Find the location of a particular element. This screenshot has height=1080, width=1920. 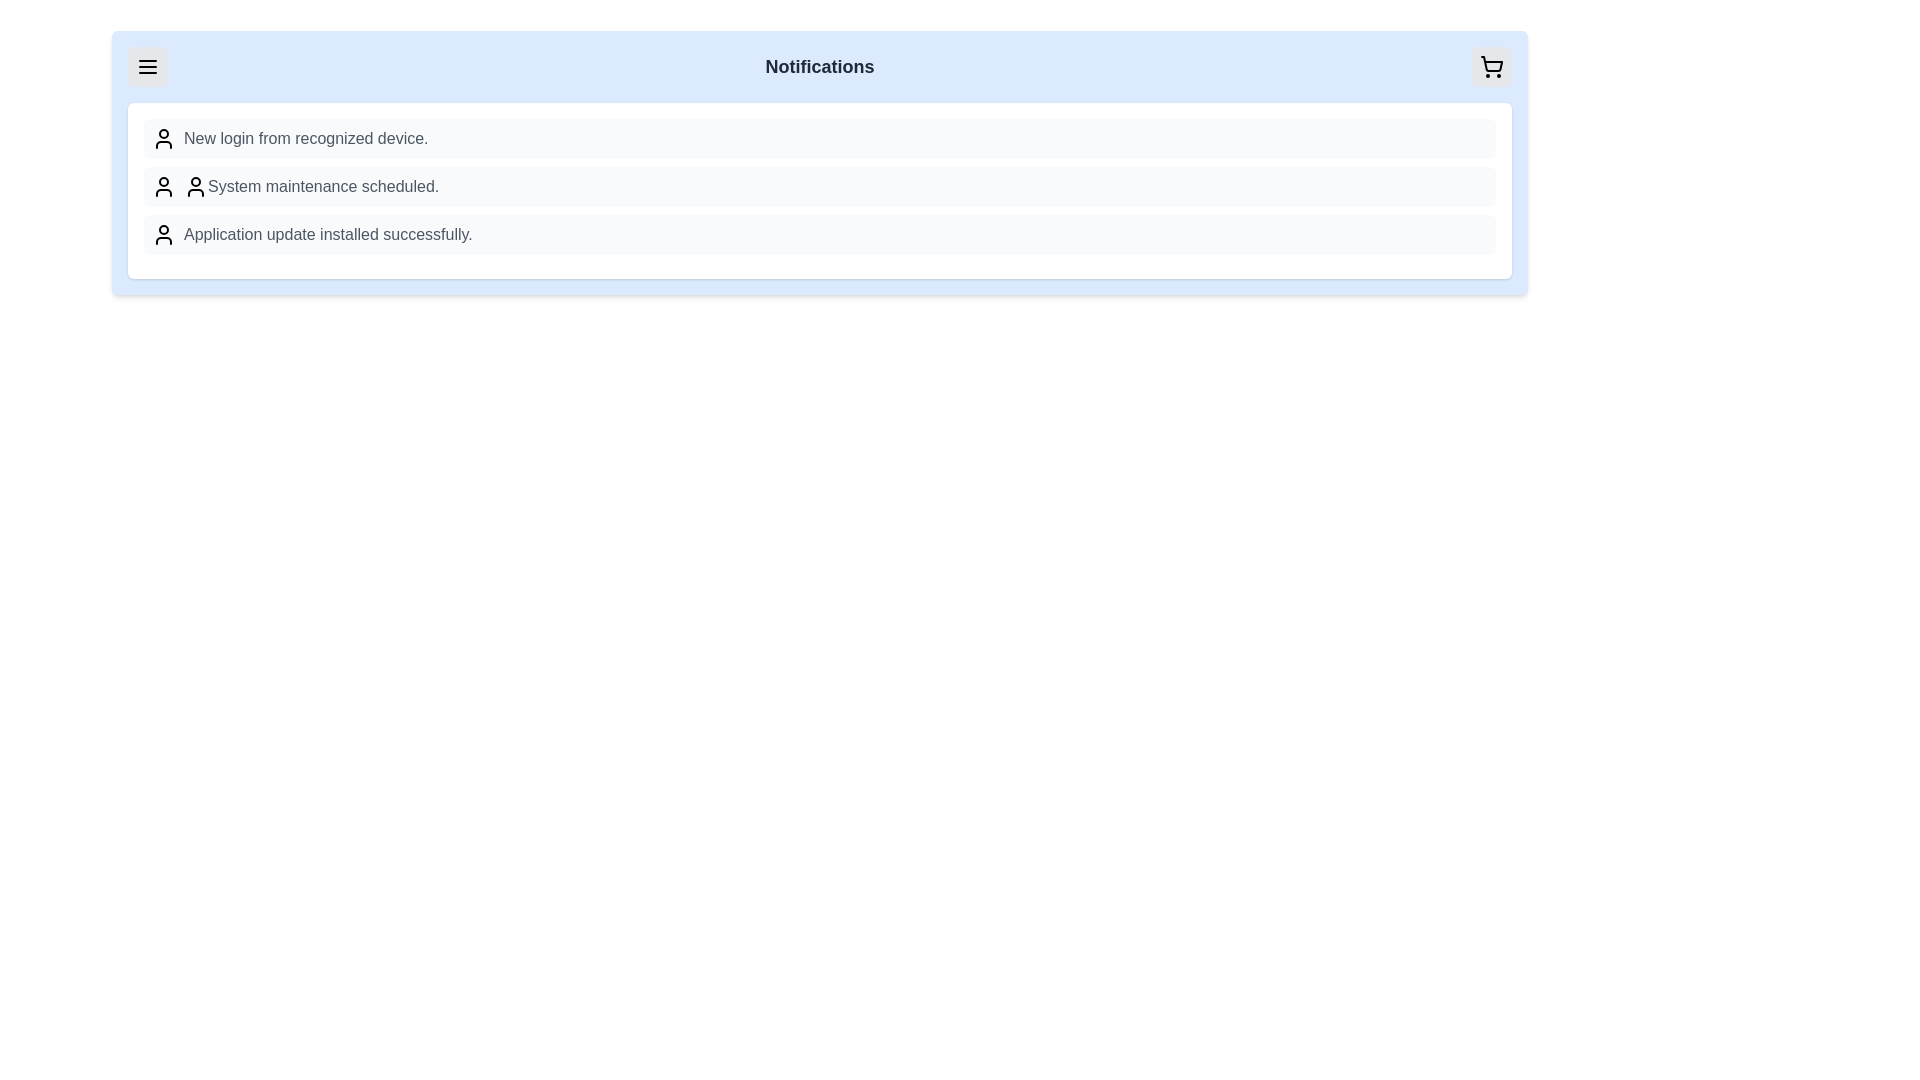

the icon that represents a user or system entity associated with the notification context, located to the left of the text 'System maintenance scheduled.' is located at coordinates (196, 186).